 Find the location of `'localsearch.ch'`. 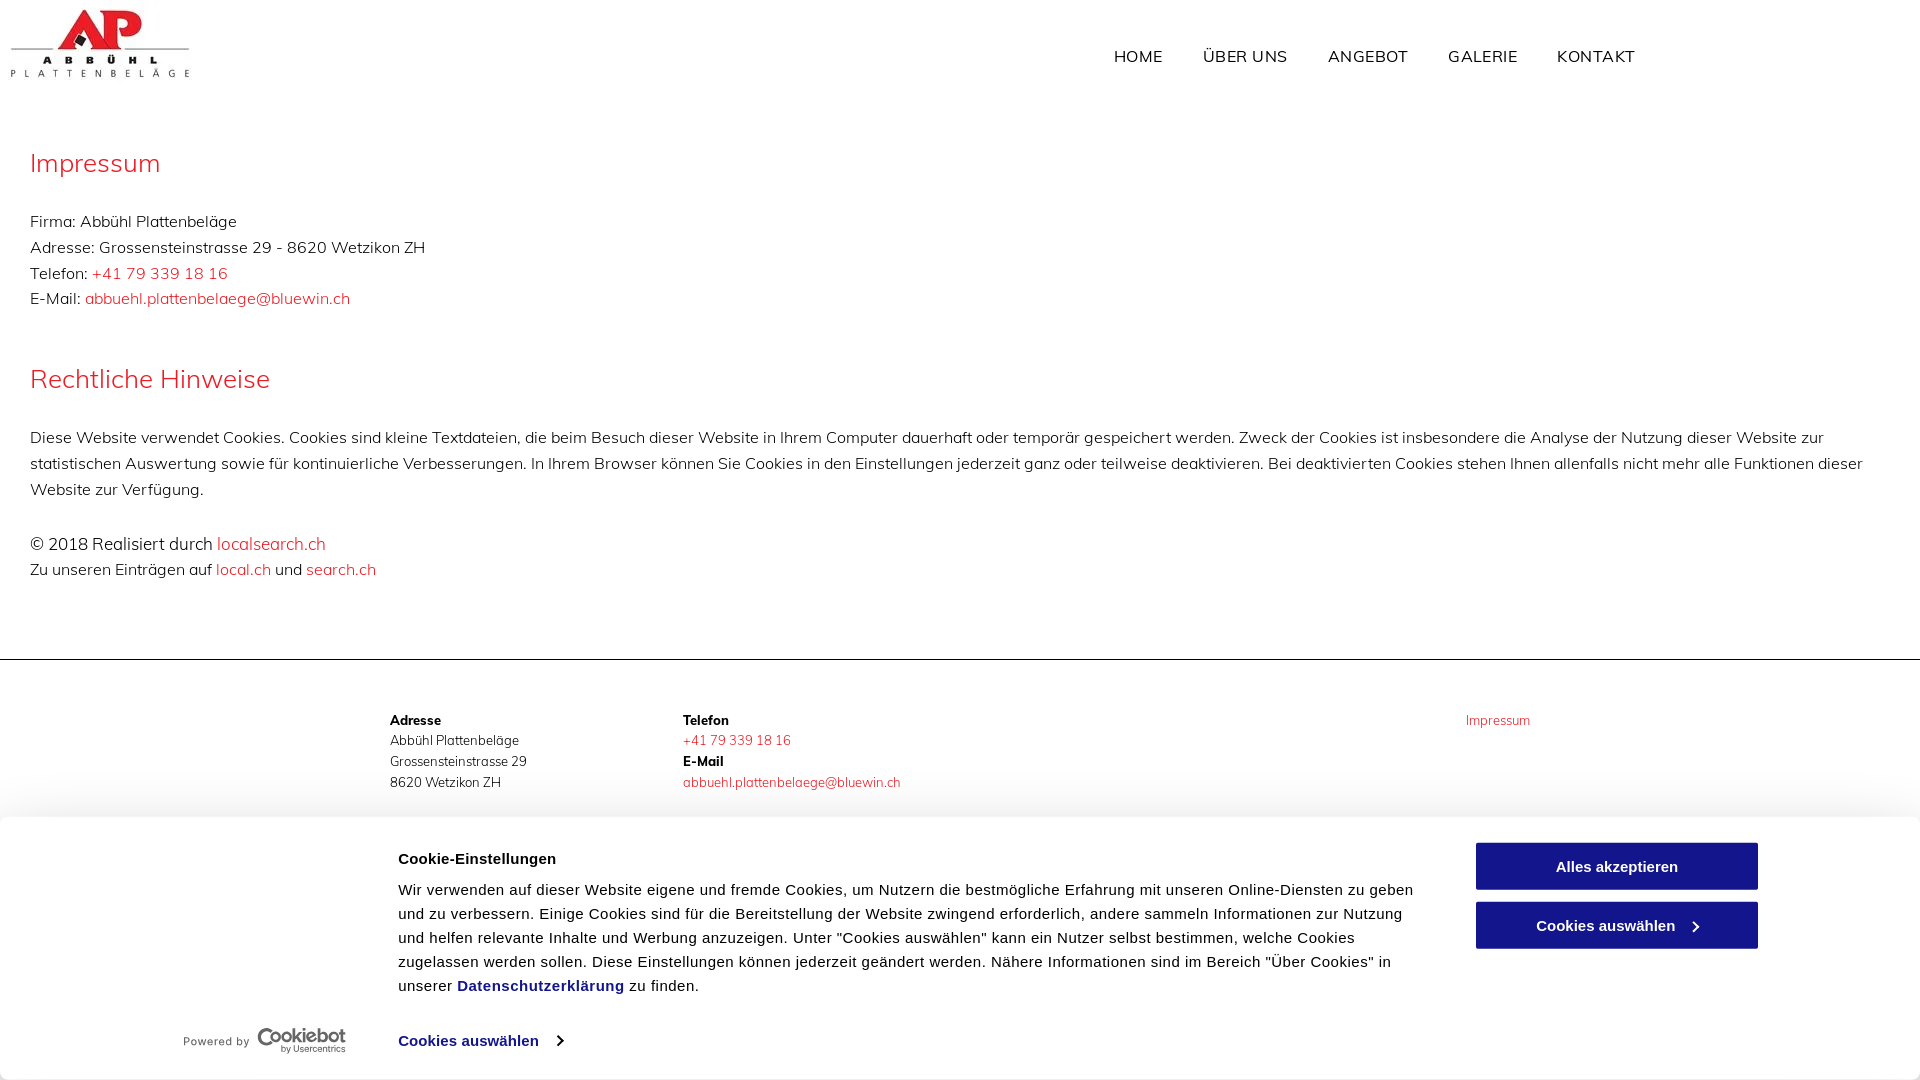

'localsearch.ch' is located at coordinates (270, 543).